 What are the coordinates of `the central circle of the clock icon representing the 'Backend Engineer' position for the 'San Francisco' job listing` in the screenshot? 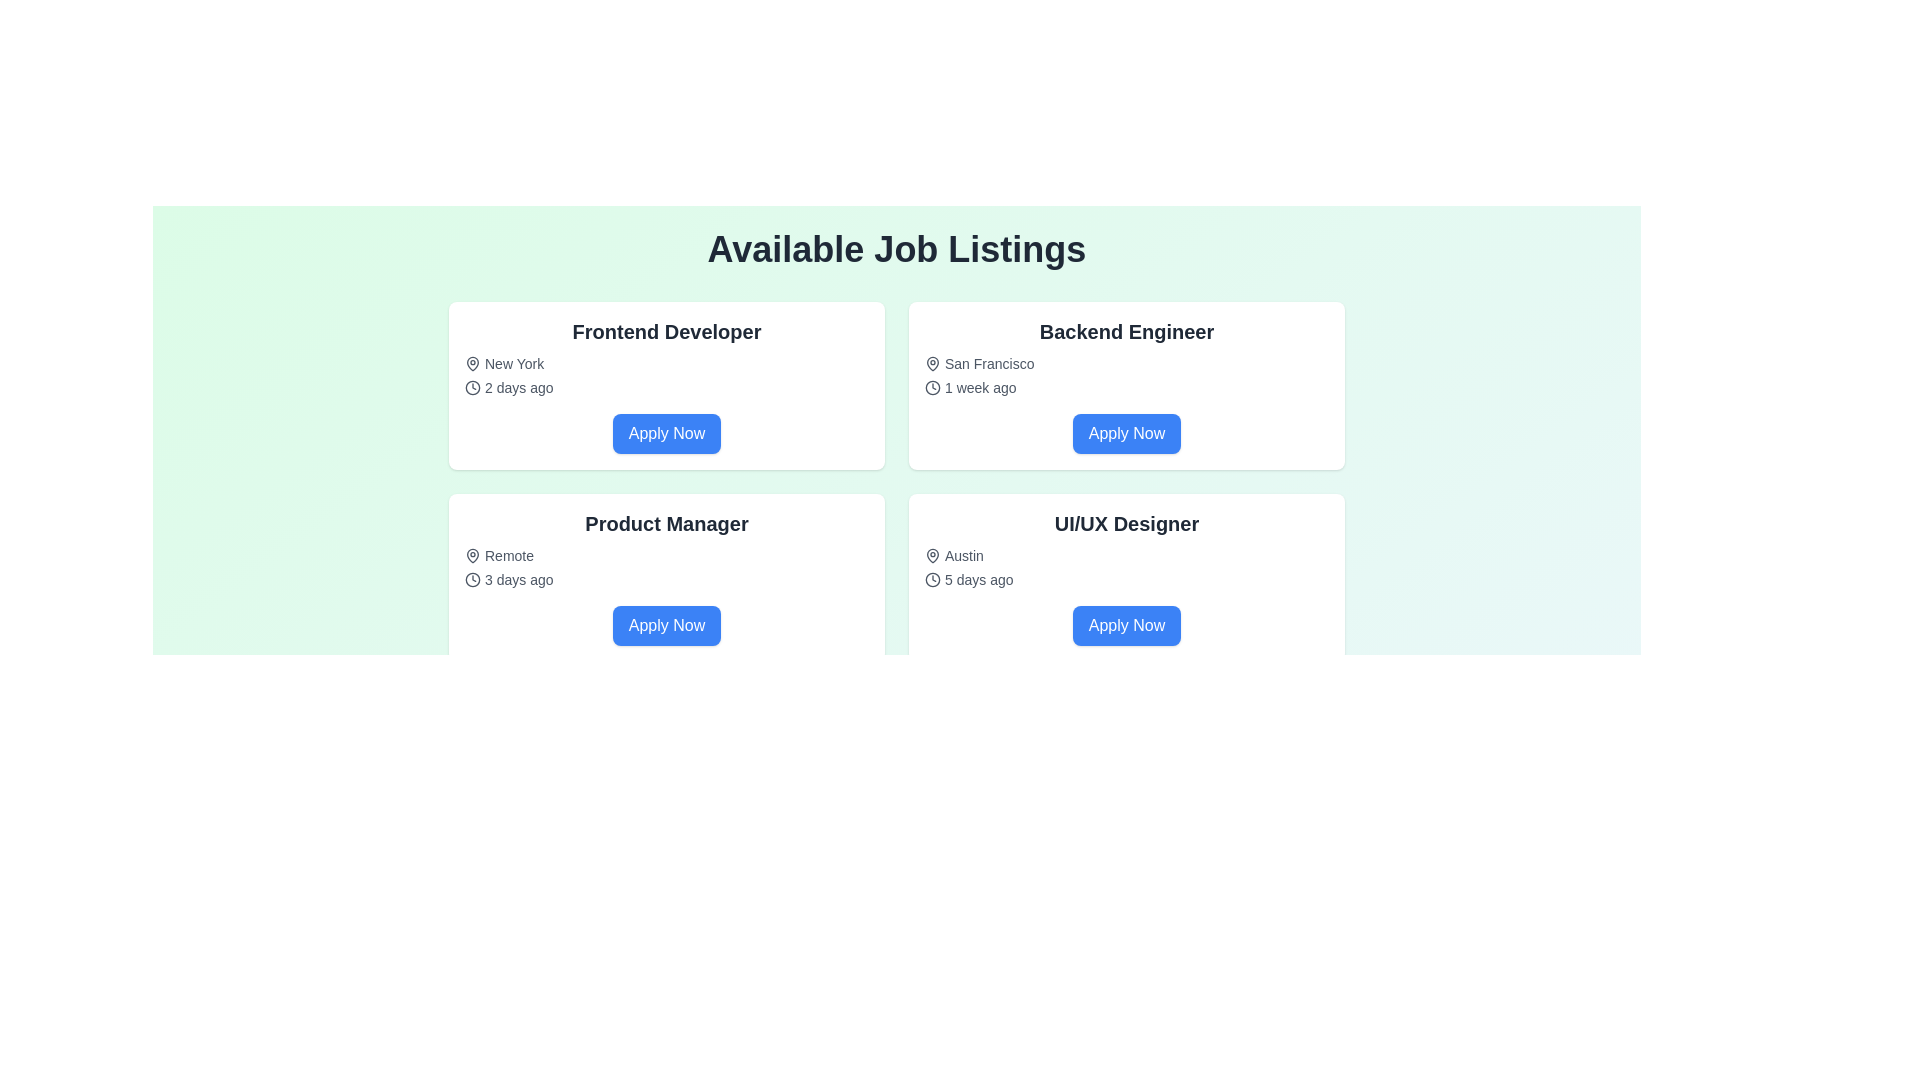 It's located at (931, 388).